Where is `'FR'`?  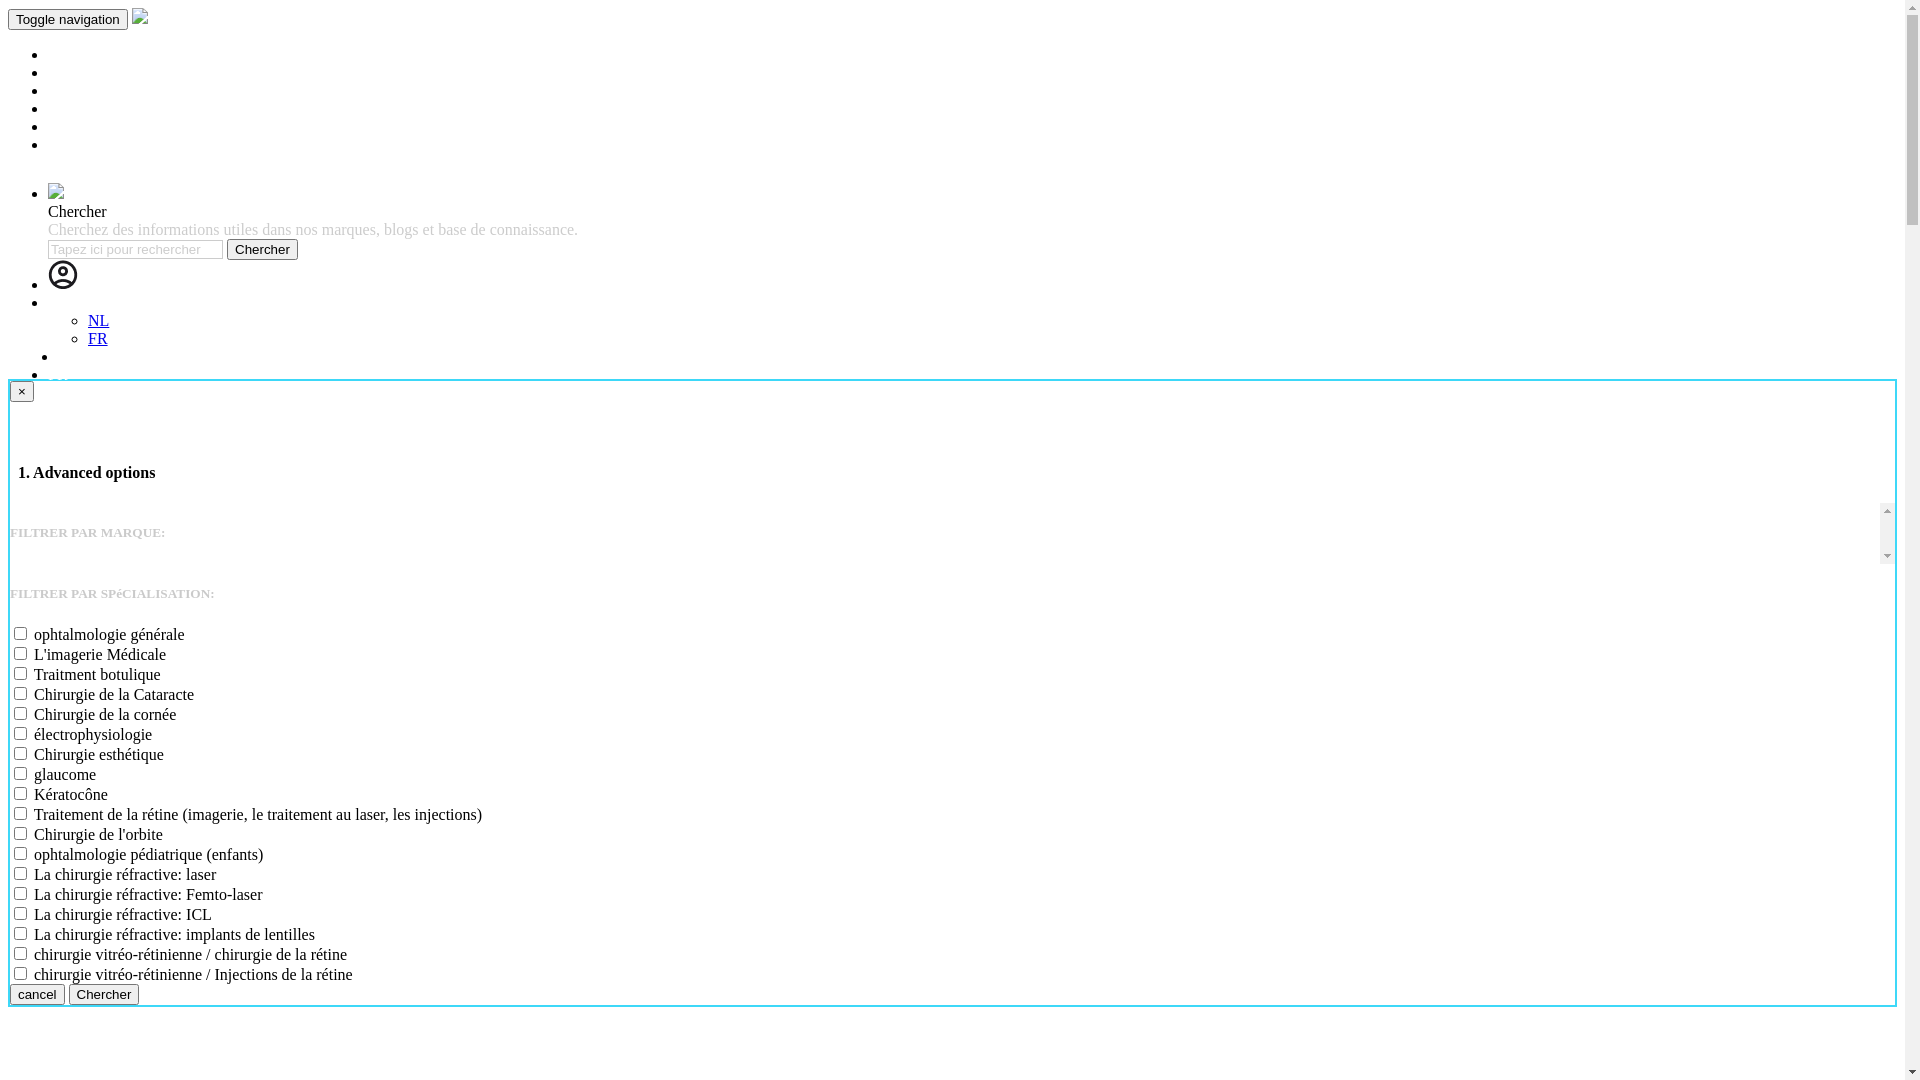
'FR' is located at coordinates (57, 374).